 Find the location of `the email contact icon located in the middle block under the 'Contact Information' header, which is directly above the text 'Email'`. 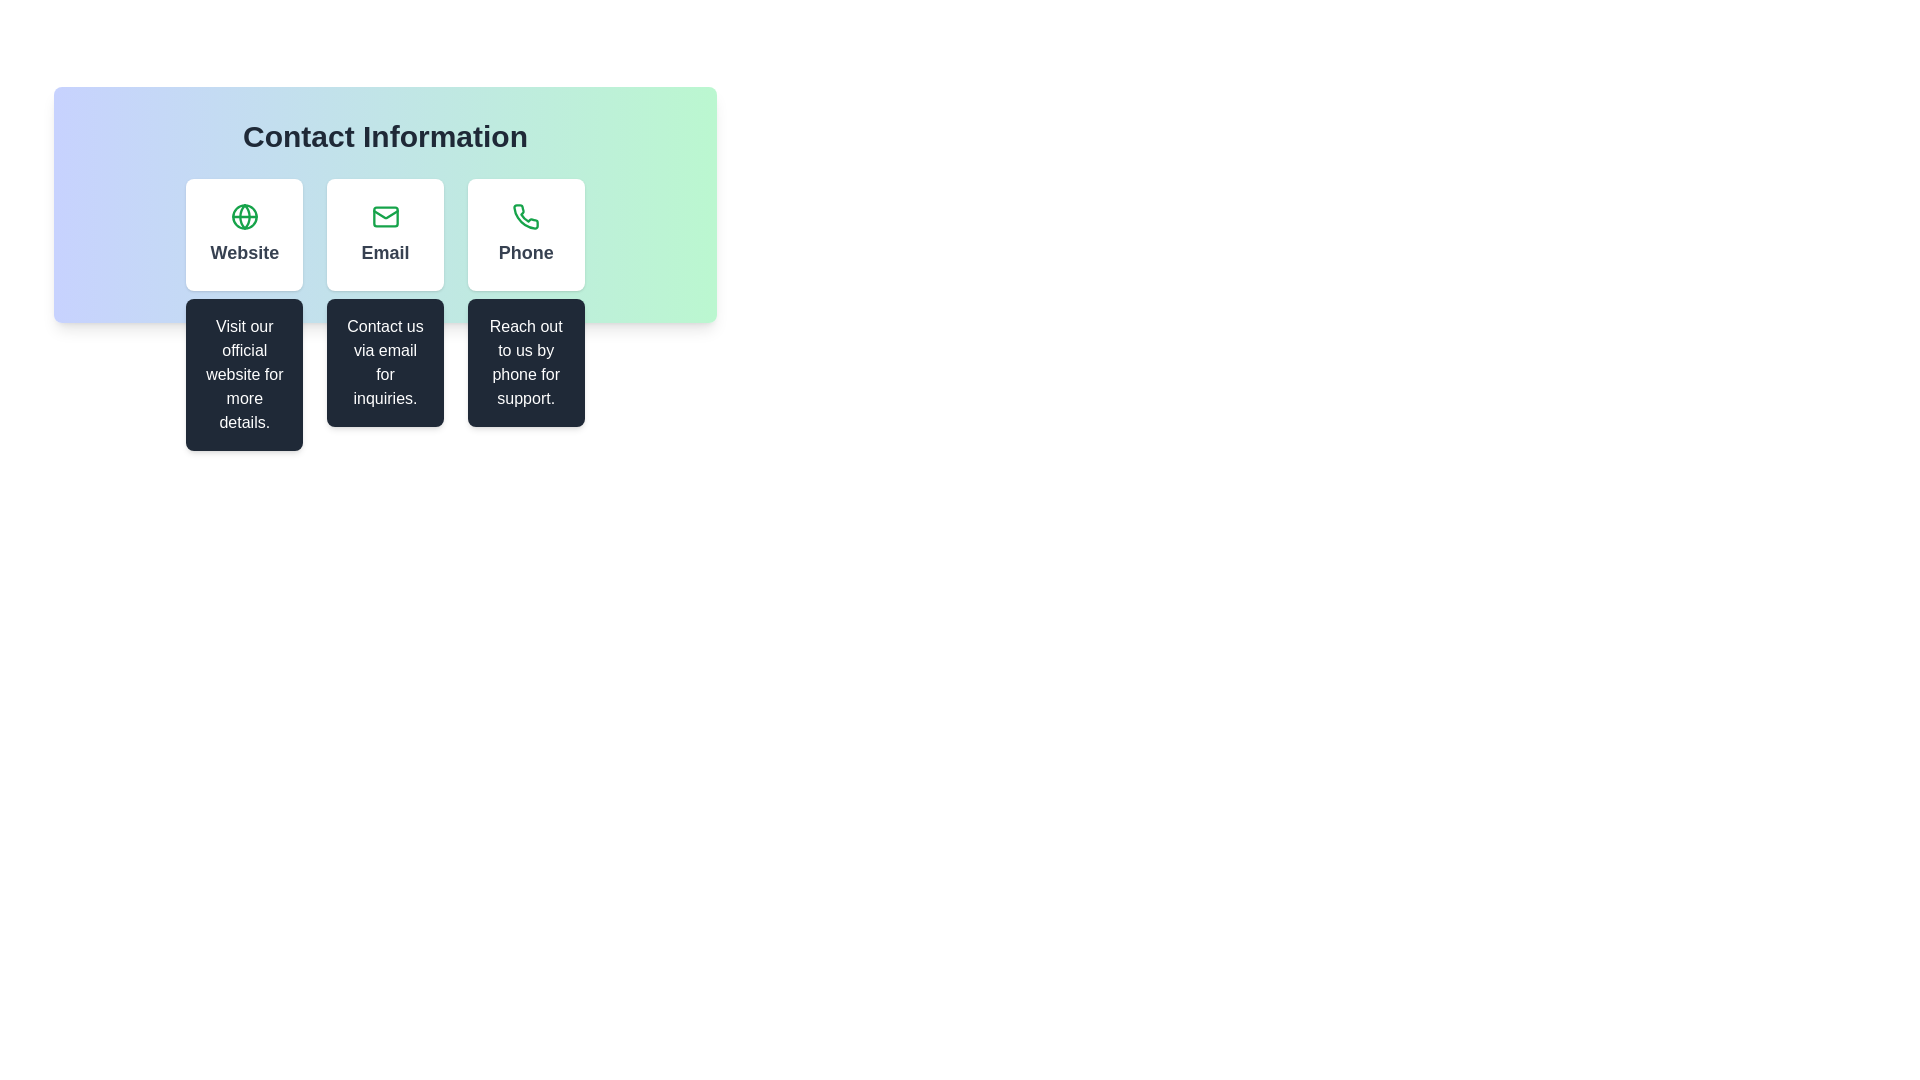

the email contact icon located in the middle block under the 'Contact Information' header, which is directly above the text 'Email' is located at coordinates (385, 216).